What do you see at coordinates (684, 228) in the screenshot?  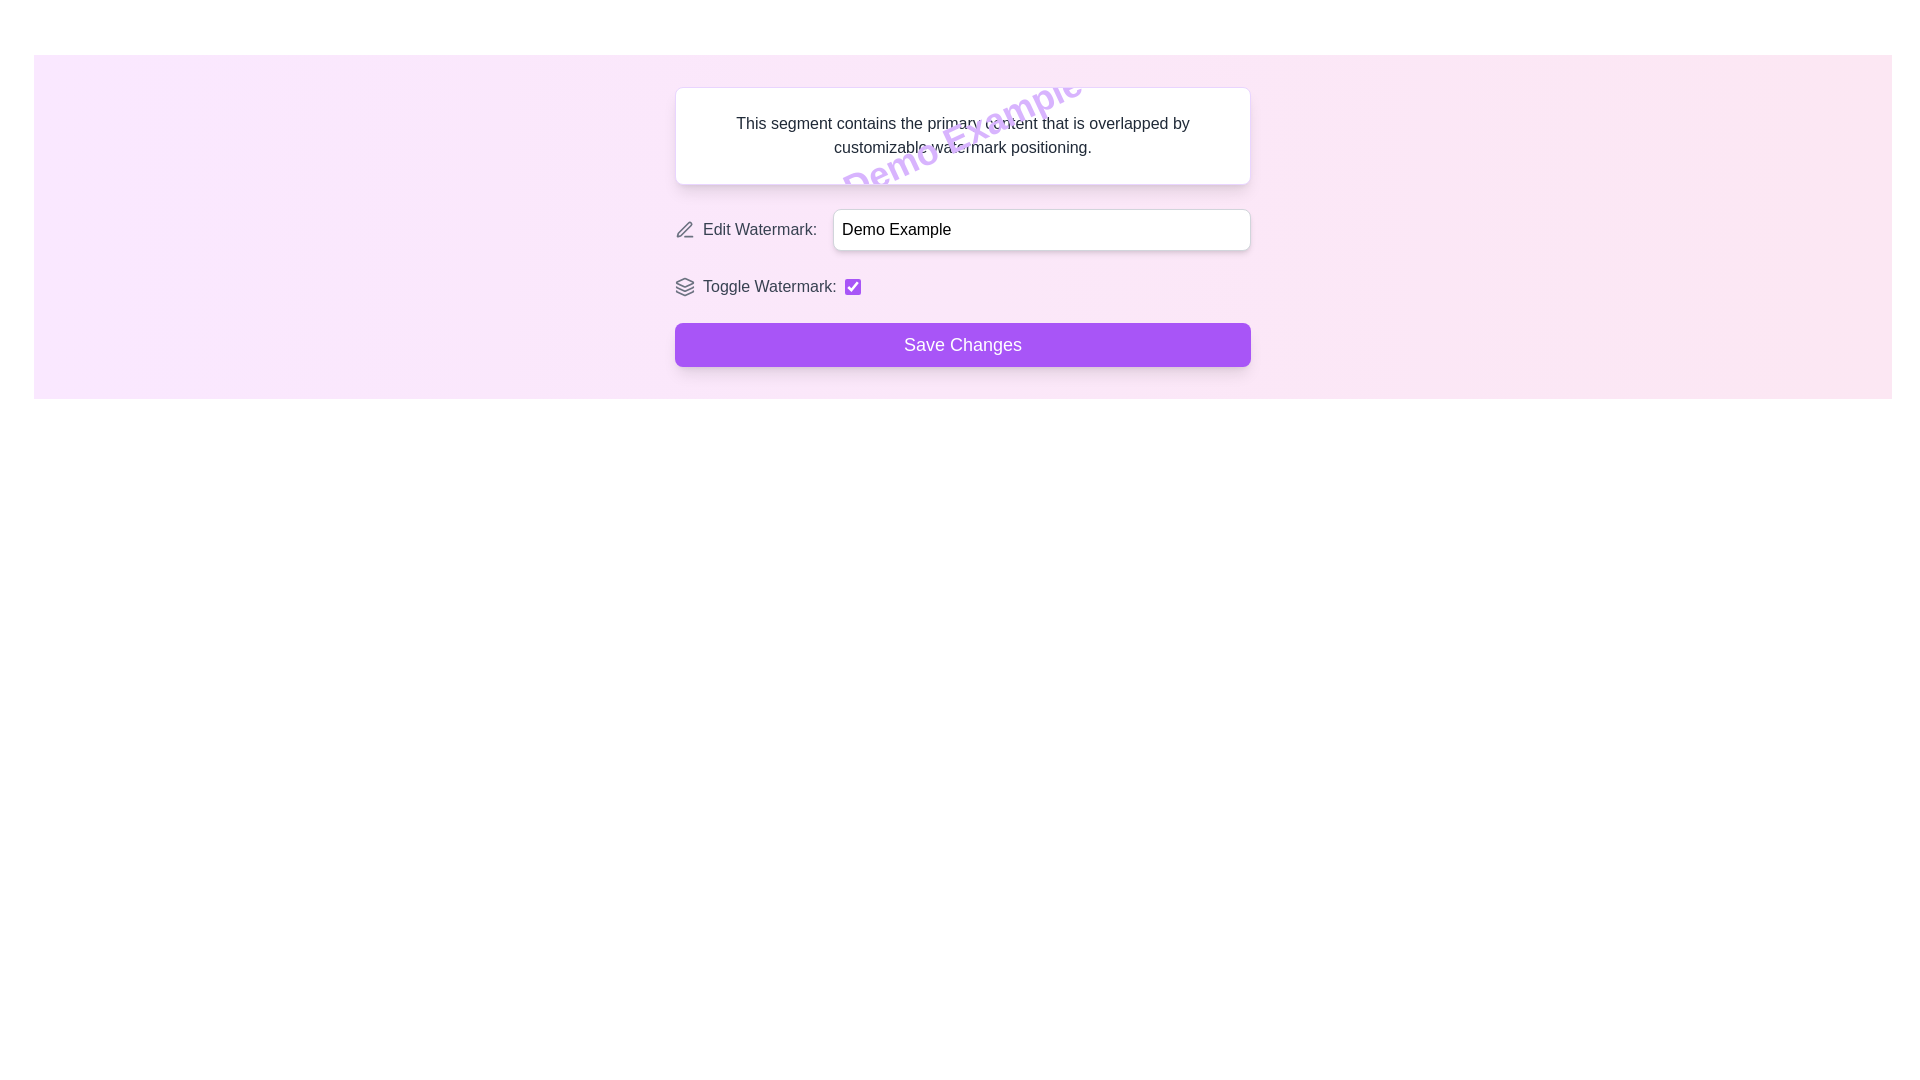 I see `the non-interactive edit icon, which resembles a pen or pencil, located under the label 'Edit Watermark:' to the left of the input field` at bounding box center [684, 228].